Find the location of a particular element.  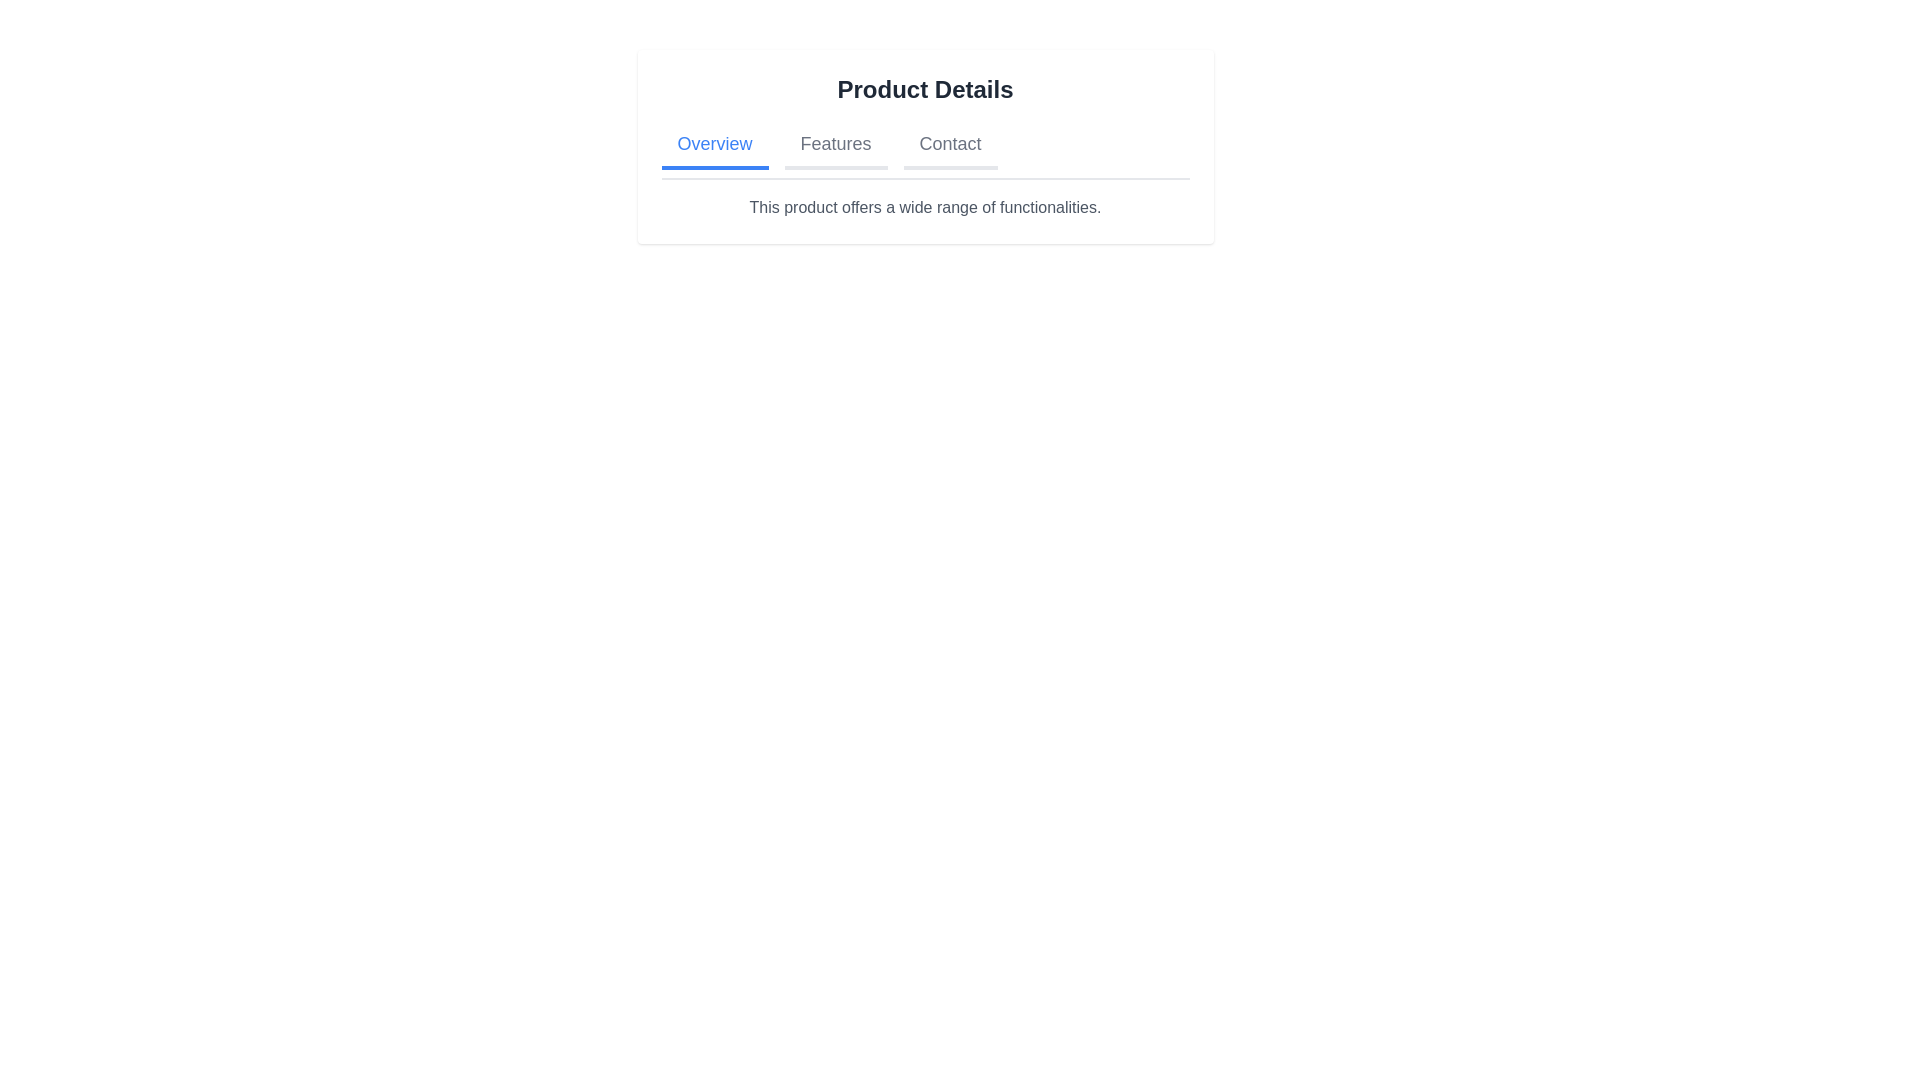

the static text heading that serves as a title for the product details section, located at the top of the interface above the navigation bar is located at coordinates (924, 88).